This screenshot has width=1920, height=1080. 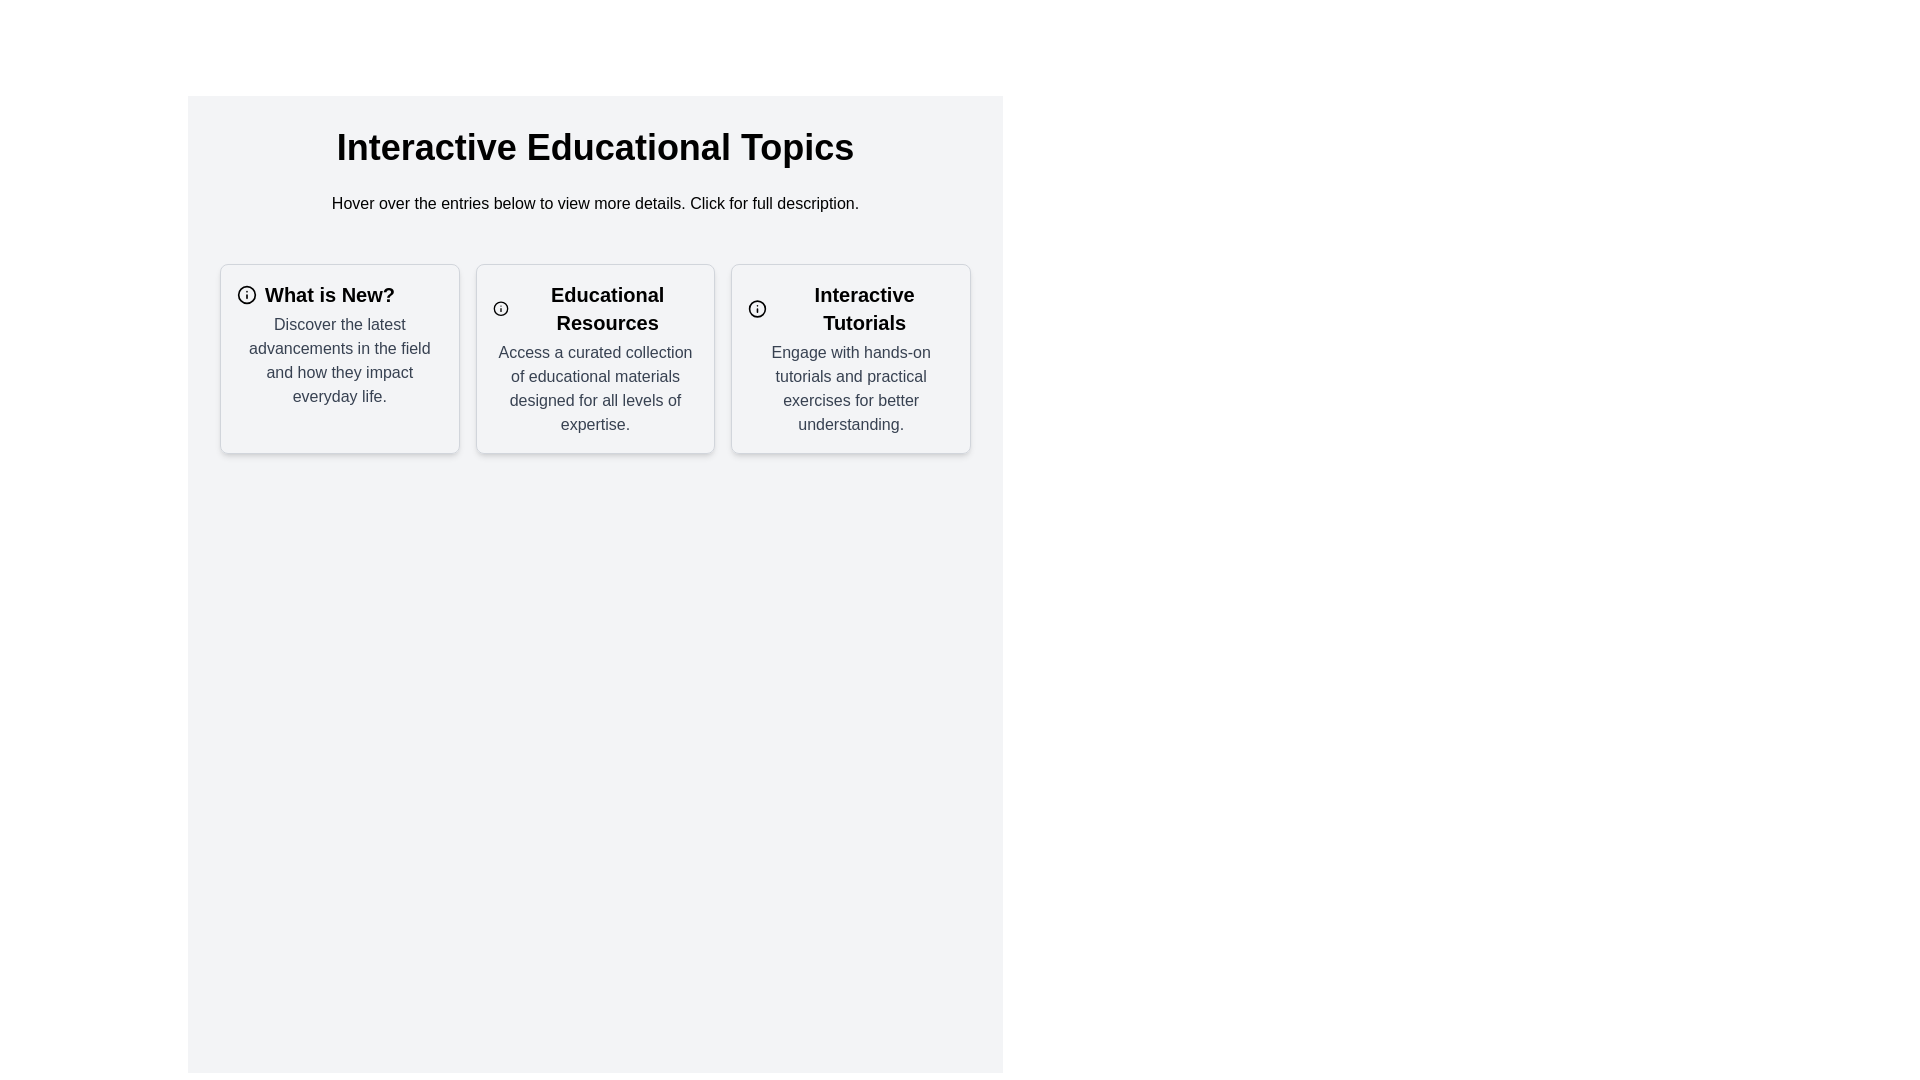 What do you see at coordinates (756, 308) in the screenshot?
I see `the 'Information' icon located in the top-left corner of the last card in the third column of the three-card row, which provides additional context for the 'Interactive Tutorials' heading` at bounding box center [756, 308].